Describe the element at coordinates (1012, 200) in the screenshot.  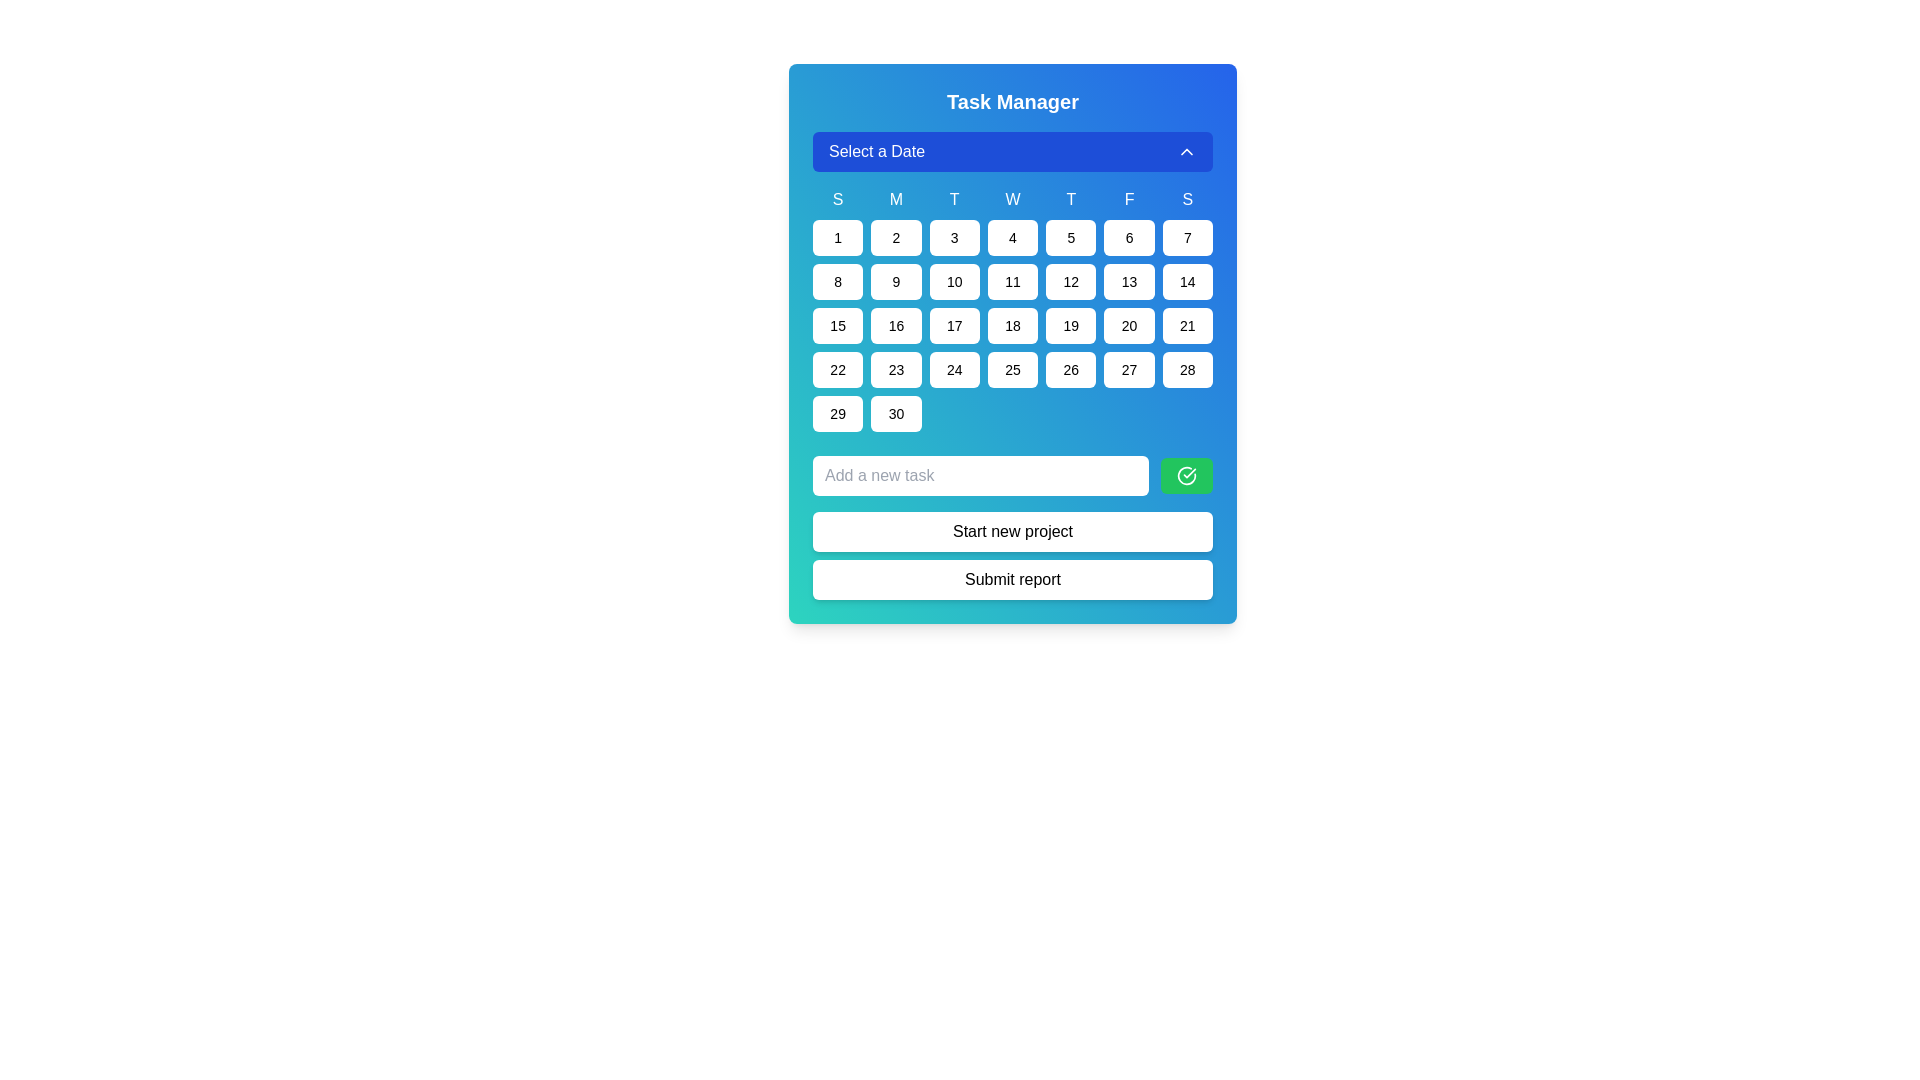
I see `the text label indicating 'Wednesday' in the calendar view, which is the fourth element from the left in a row of weekday initials` at that location.